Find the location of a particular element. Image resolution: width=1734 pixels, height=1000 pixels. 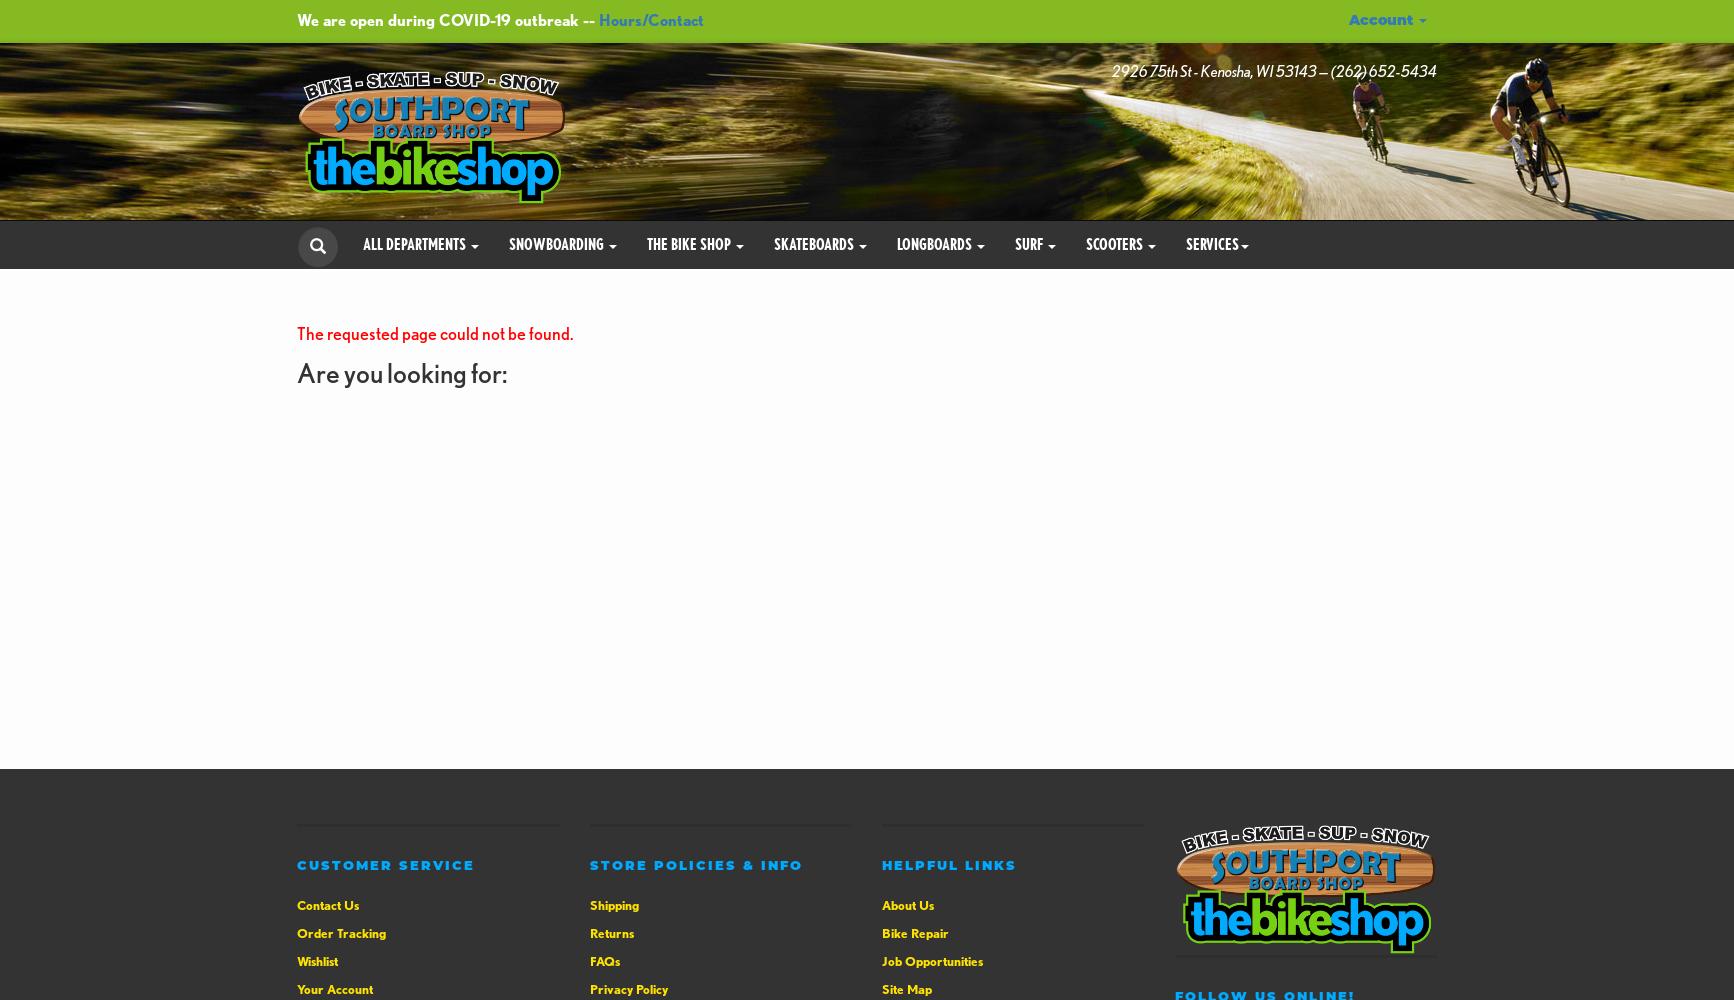

'Hours/Contact' is located at coordinates (650, 20).